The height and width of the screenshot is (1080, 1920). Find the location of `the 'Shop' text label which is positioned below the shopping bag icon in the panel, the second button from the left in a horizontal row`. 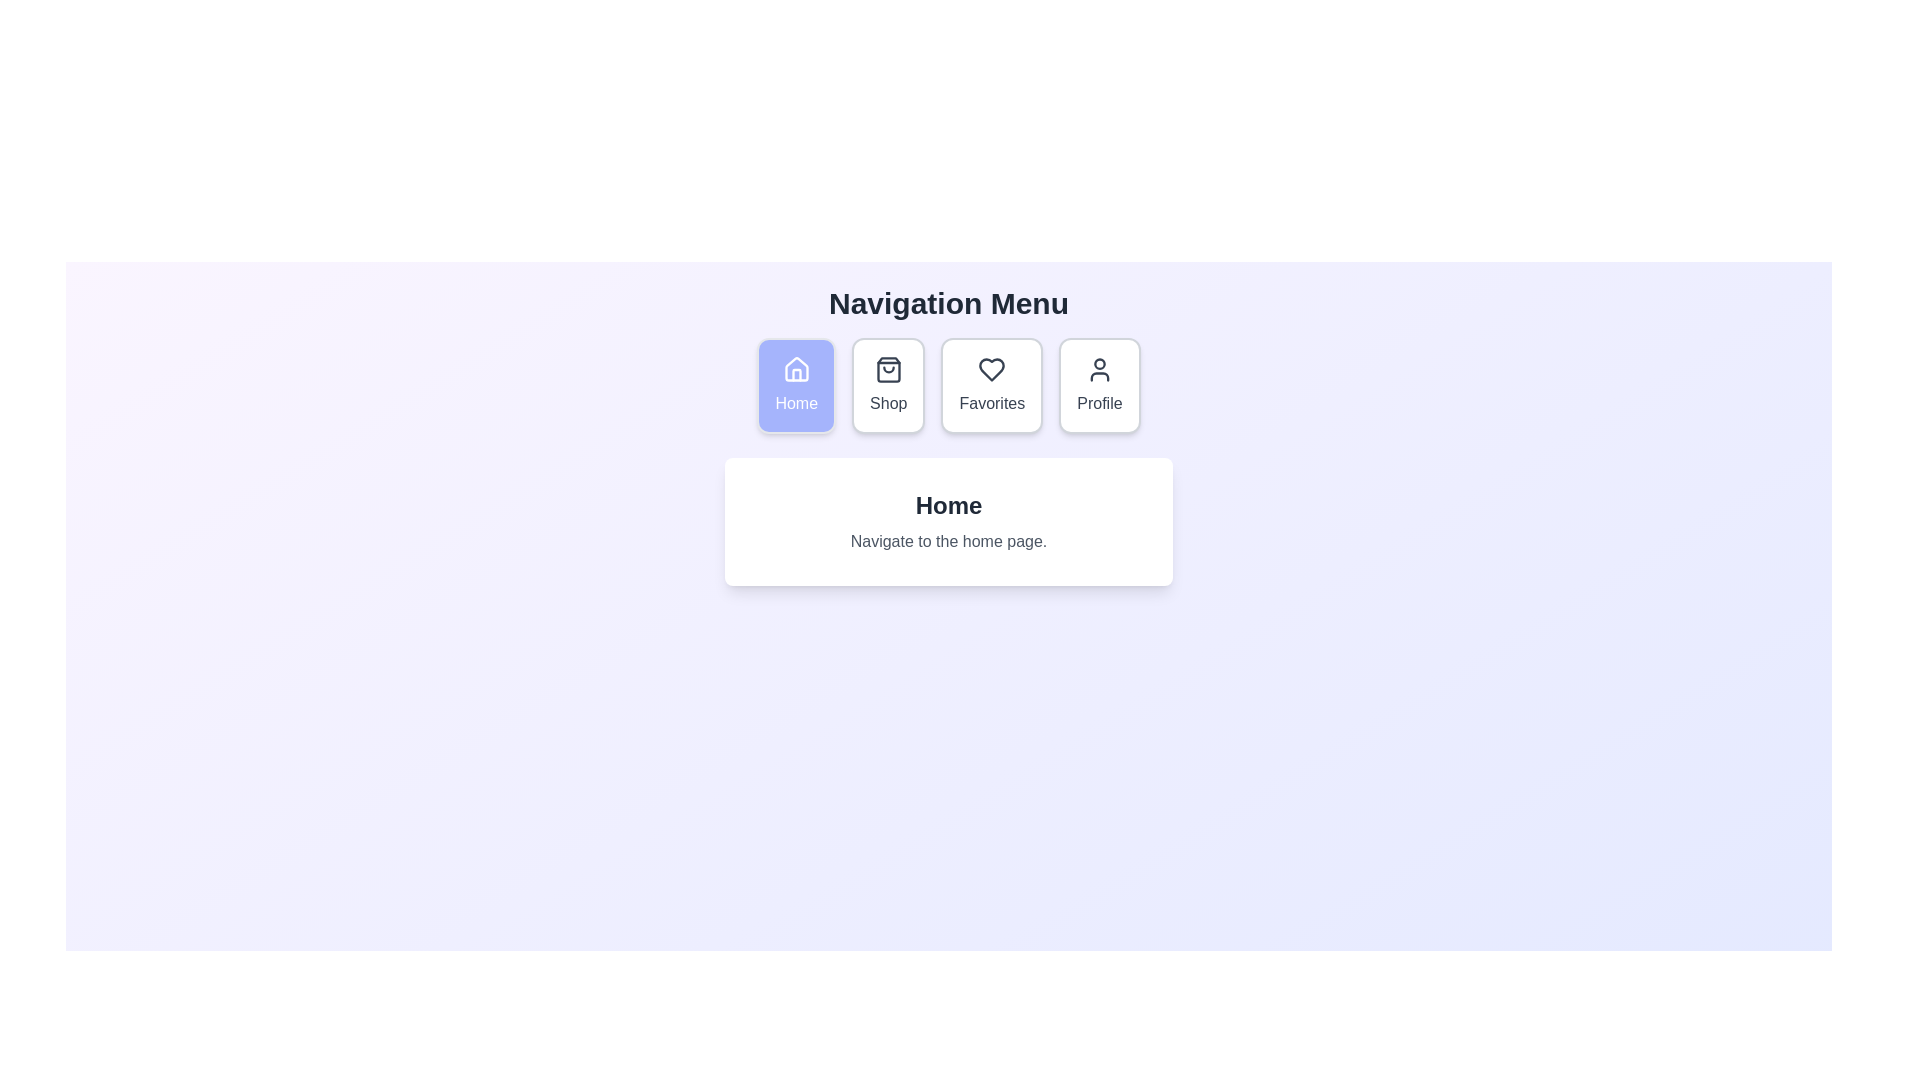

the 'Shop' text label which is positioned below the shopping bag icon in the panel, the second button from the left in a horizontal row is located at coordinates (887, 404).